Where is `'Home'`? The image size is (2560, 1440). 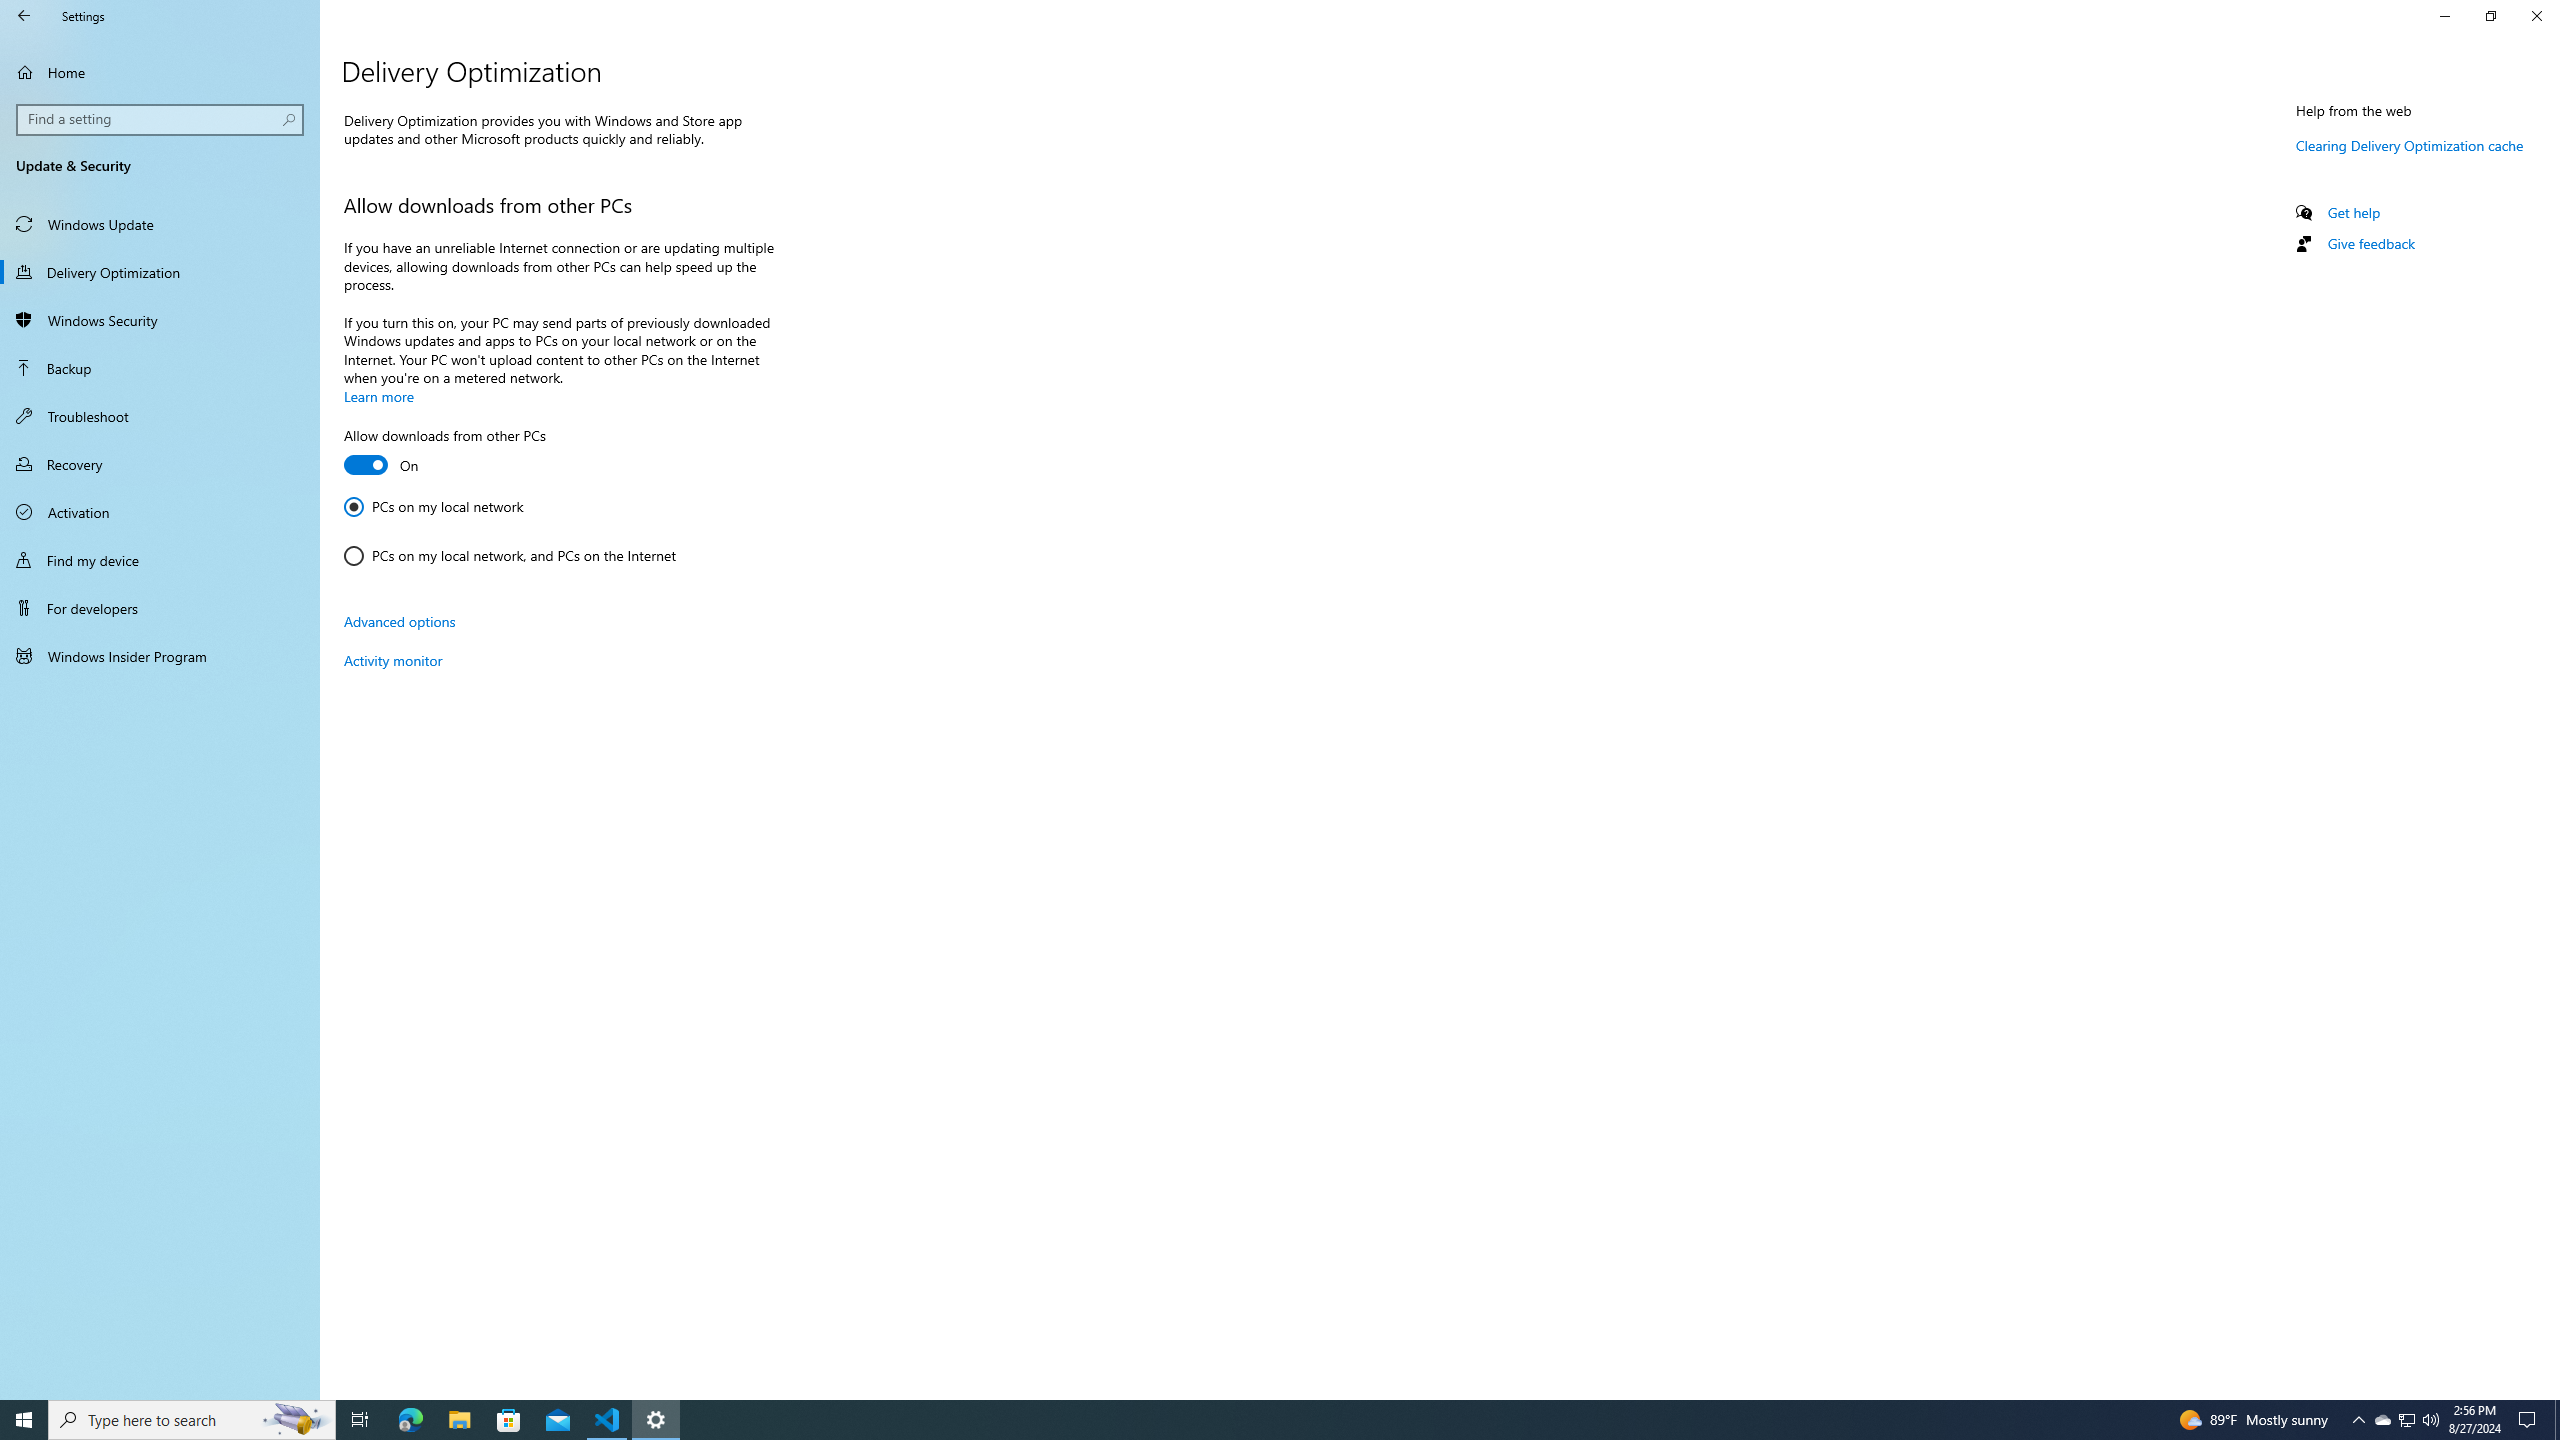 'Home' is located at coordinates (159, 72).